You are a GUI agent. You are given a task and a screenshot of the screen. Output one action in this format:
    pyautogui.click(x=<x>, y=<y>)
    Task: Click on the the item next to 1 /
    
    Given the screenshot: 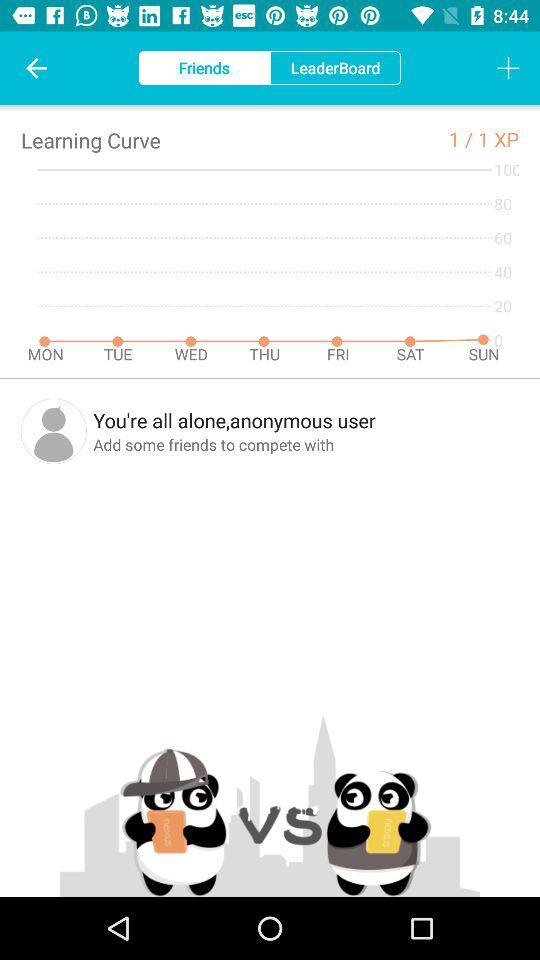 What is the action you would take?
    pyautogui.click(x=497, y=138)
    